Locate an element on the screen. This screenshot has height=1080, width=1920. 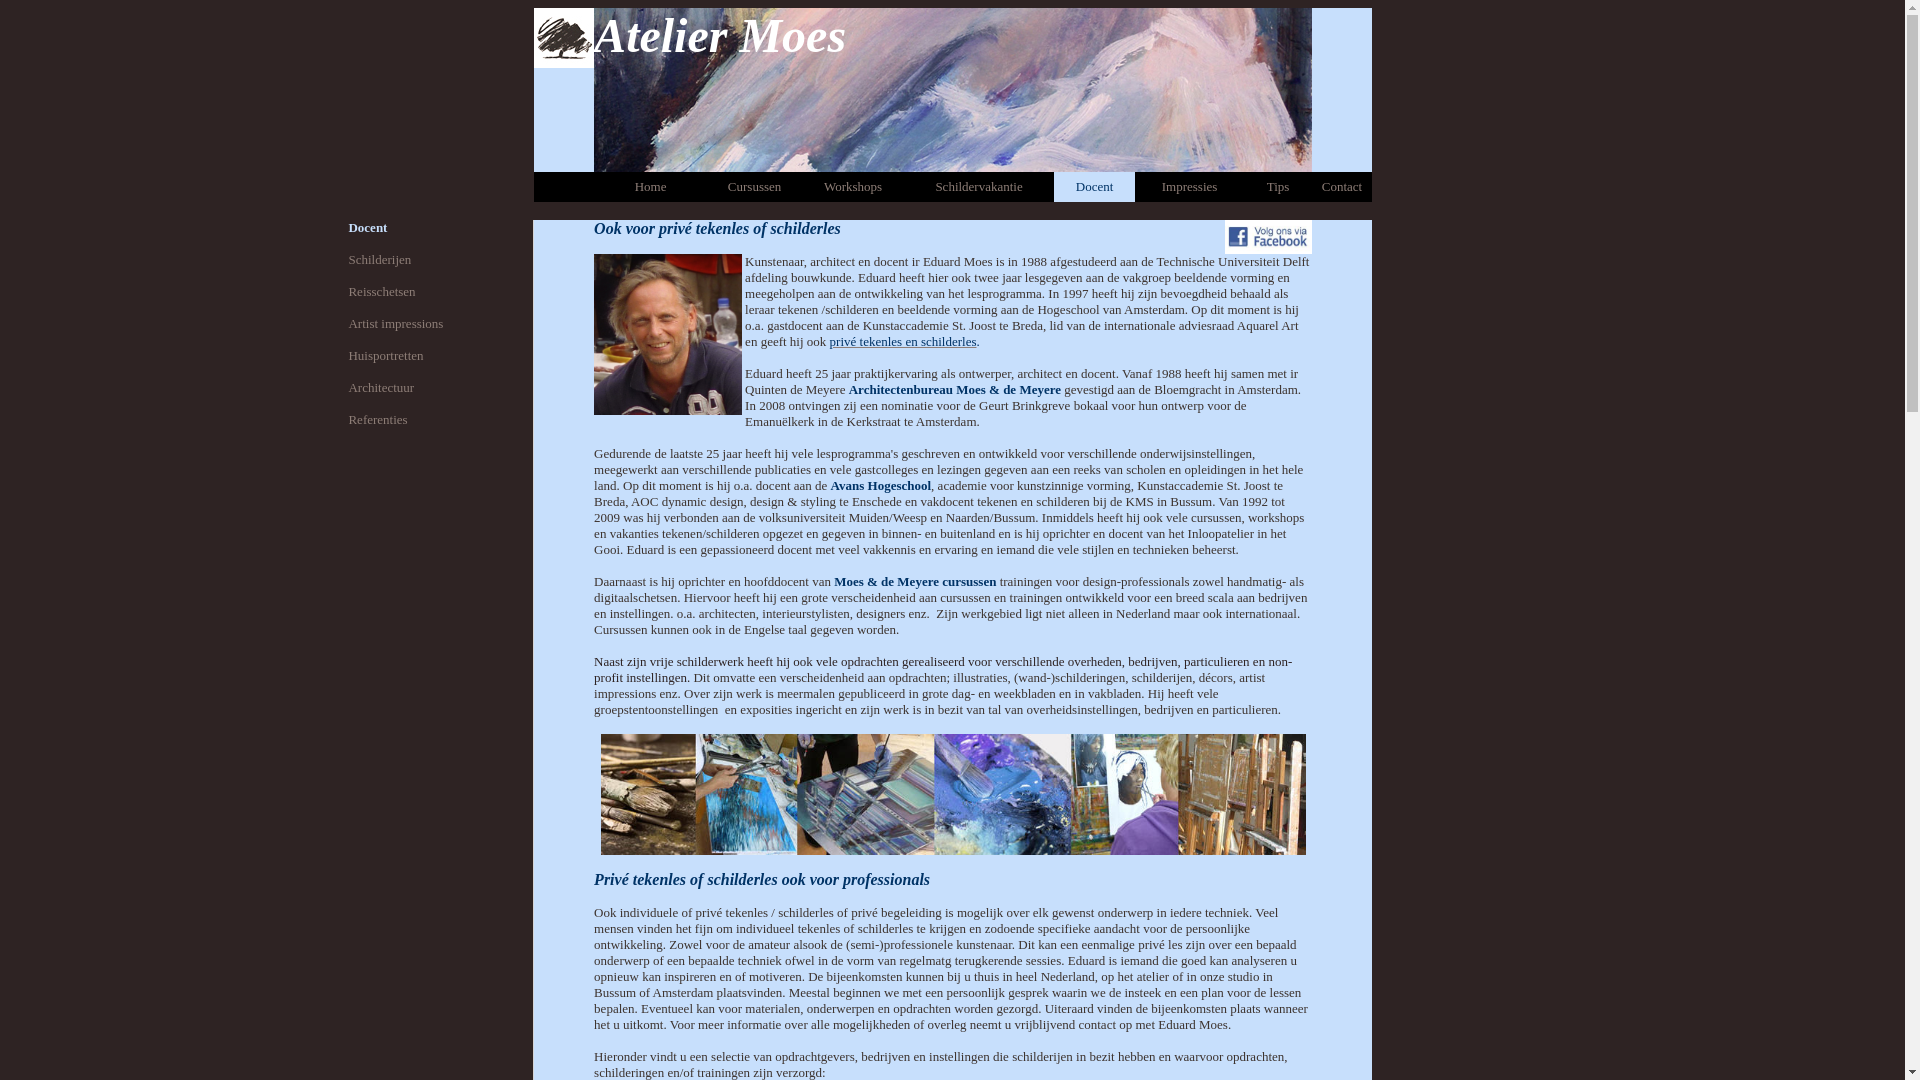
'Architectuur' is located at coordinates (380, 387).